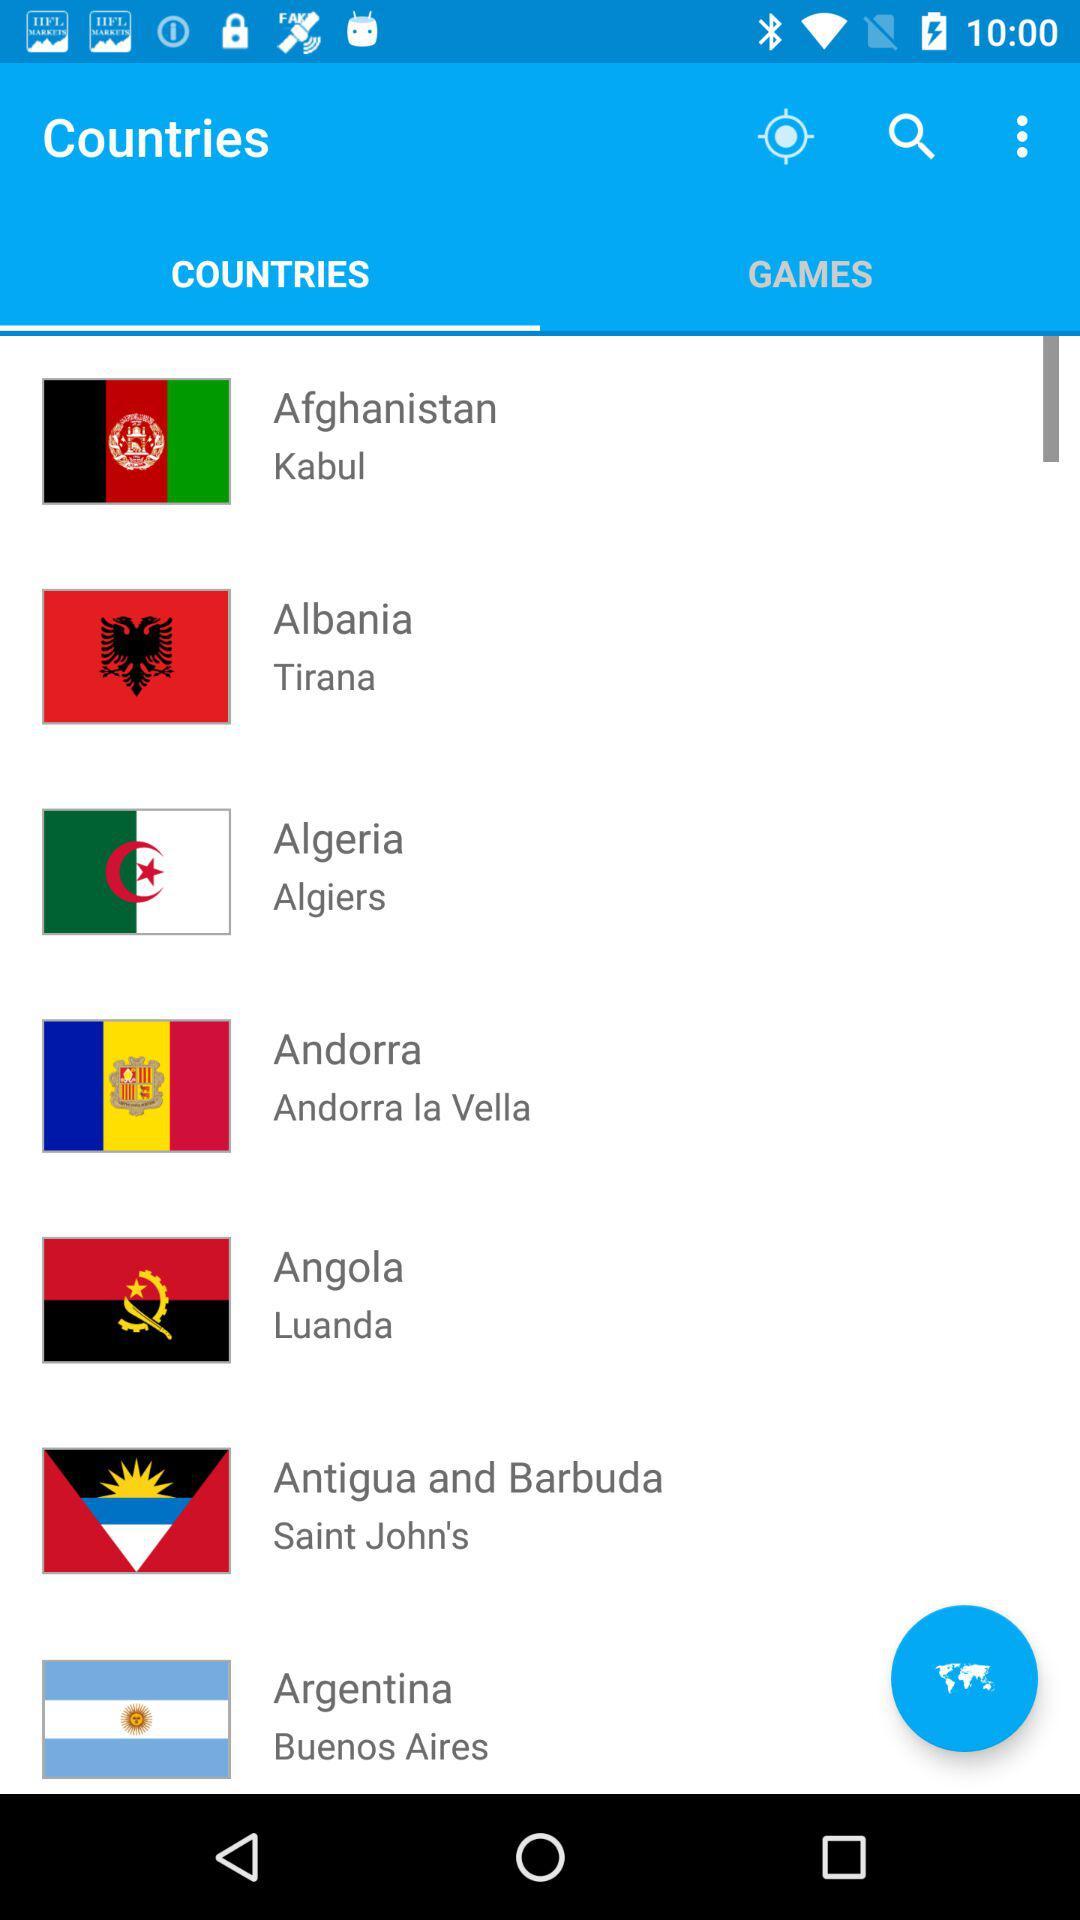 The image size is (1080, 1920). Describe the element at coordinates (810, 272) in the screenshot. I see `games icon` at that location.